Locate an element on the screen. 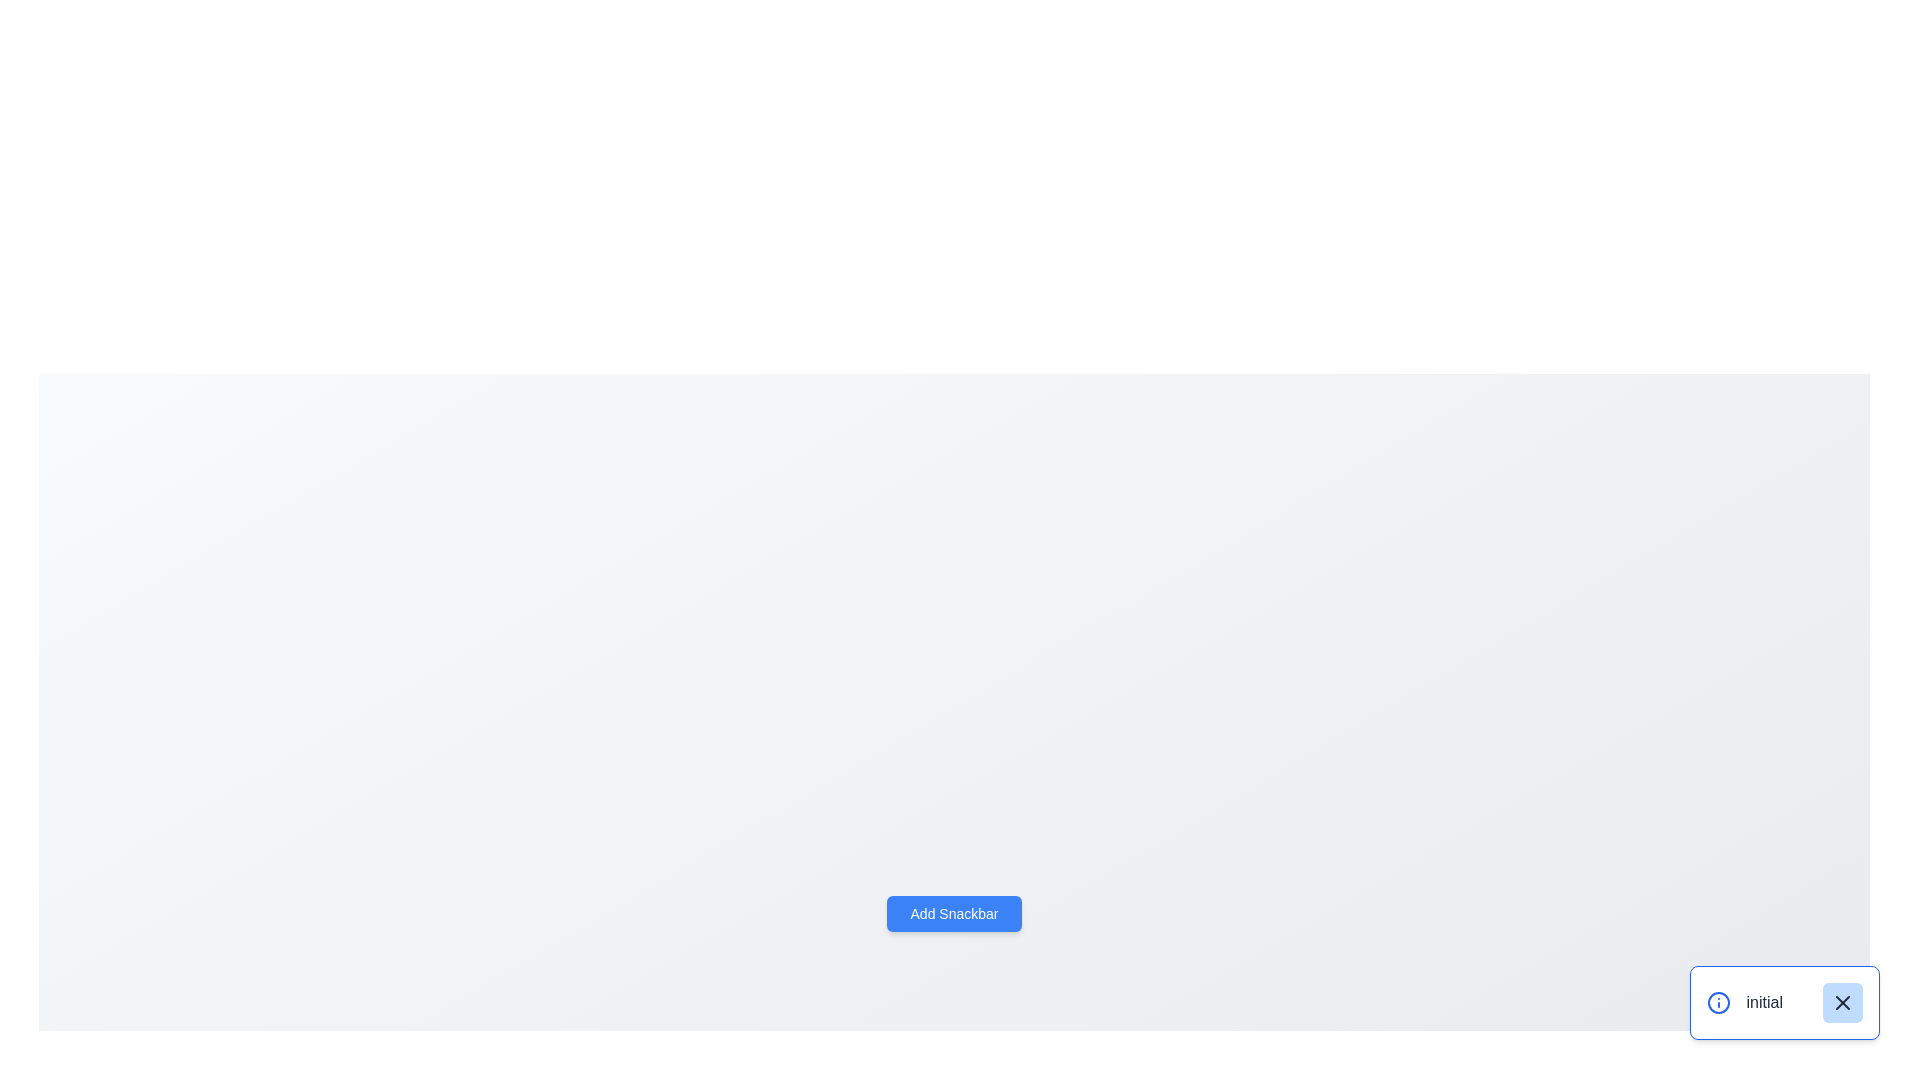  the close button icon located in the bottom-right corner of the user interface is located at coordinates (1842, 1002).